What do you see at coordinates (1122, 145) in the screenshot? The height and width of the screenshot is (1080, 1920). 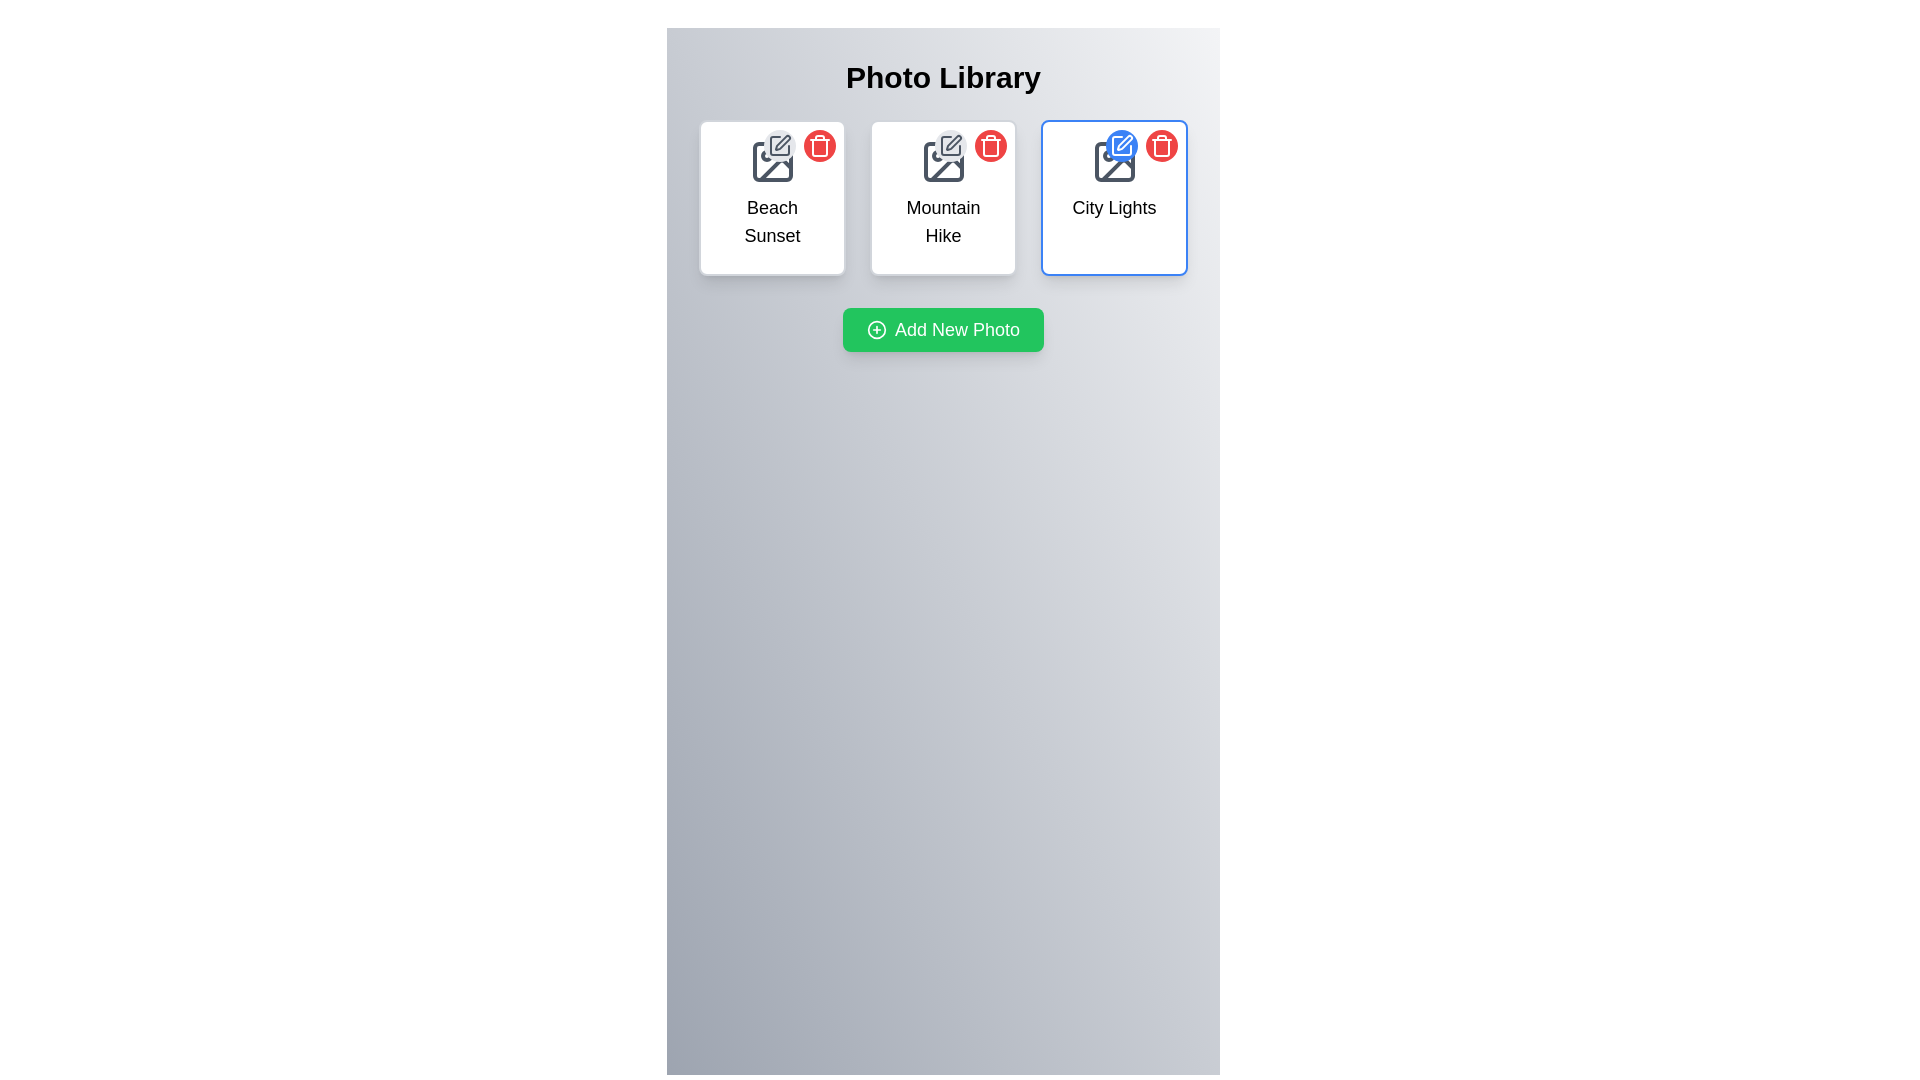 I see `the circular blue button with a white pen icon in the top-right corner of the 'City Lights' card` at bounding box center [1122, 145].